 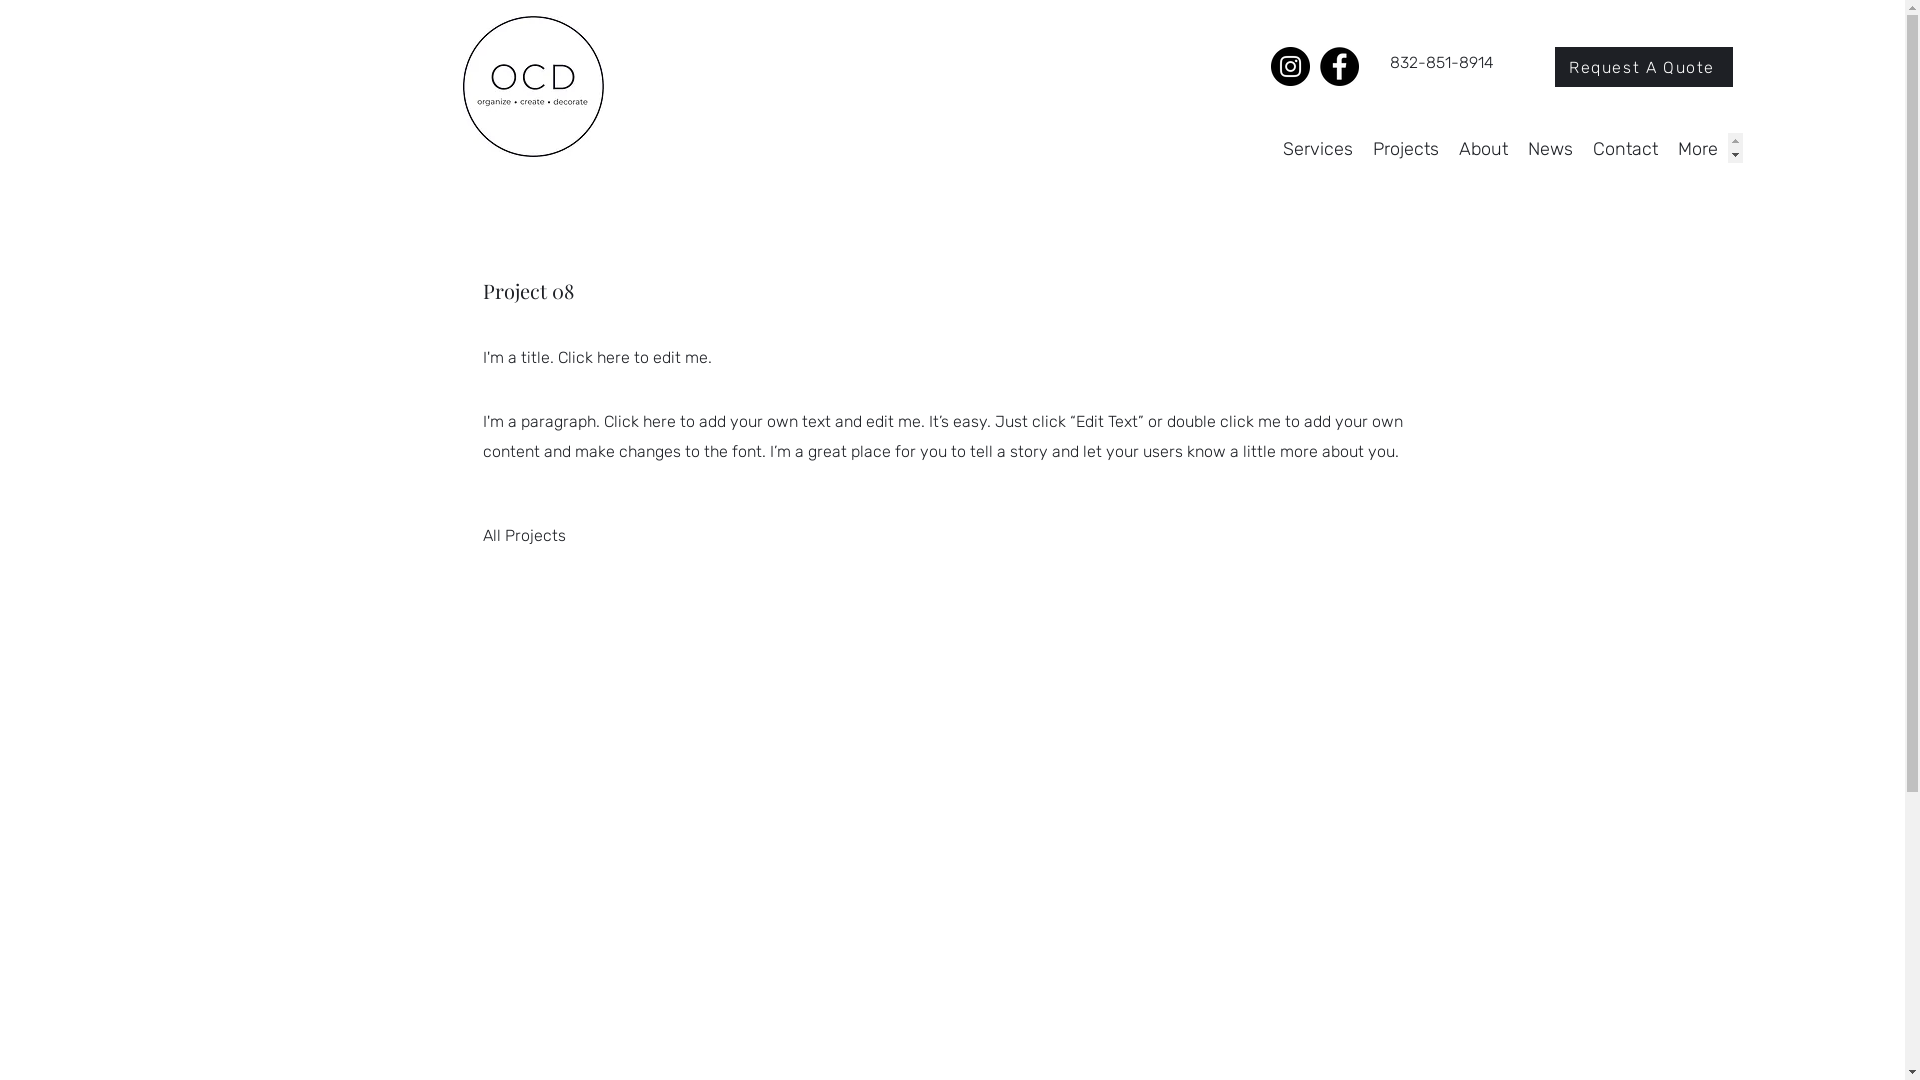 I want to click on 'About', so click(x=1483, y=146).